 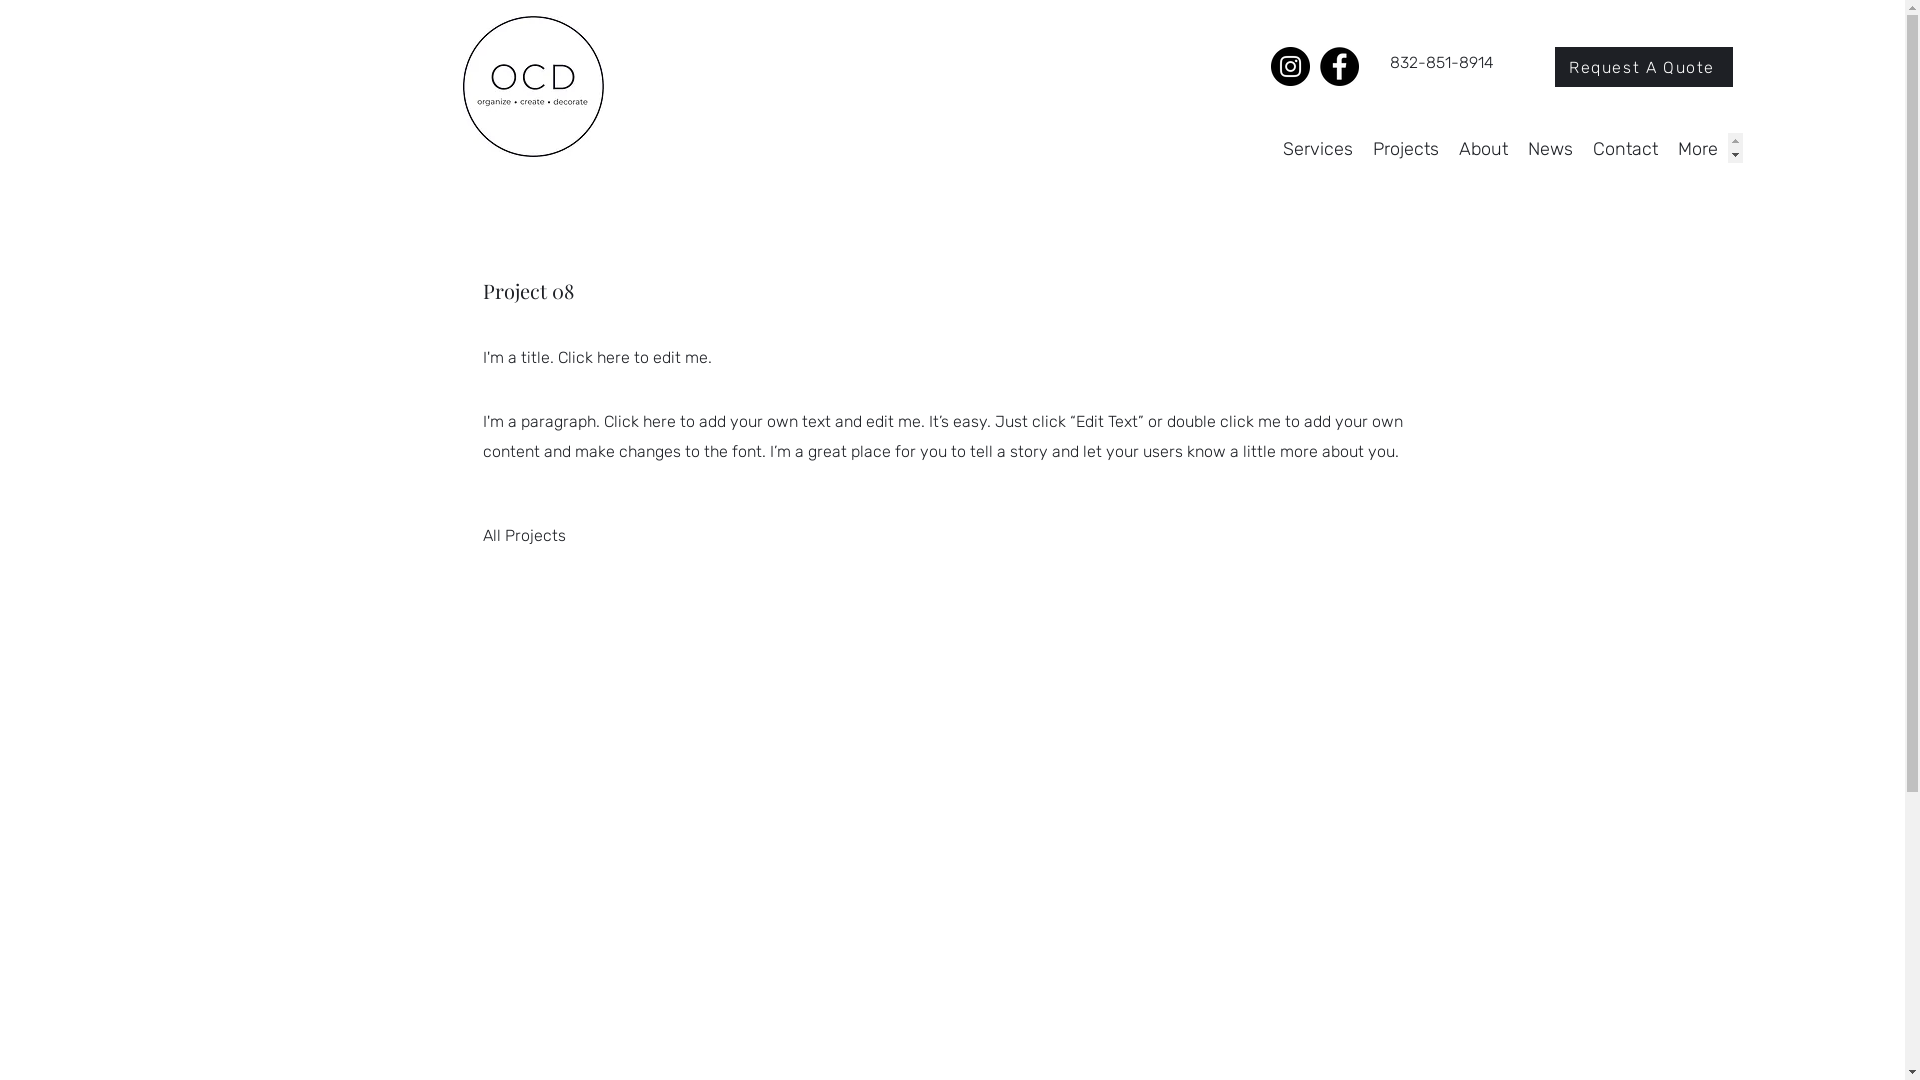 I want to click on 'About', so click(x=1483, y=146).